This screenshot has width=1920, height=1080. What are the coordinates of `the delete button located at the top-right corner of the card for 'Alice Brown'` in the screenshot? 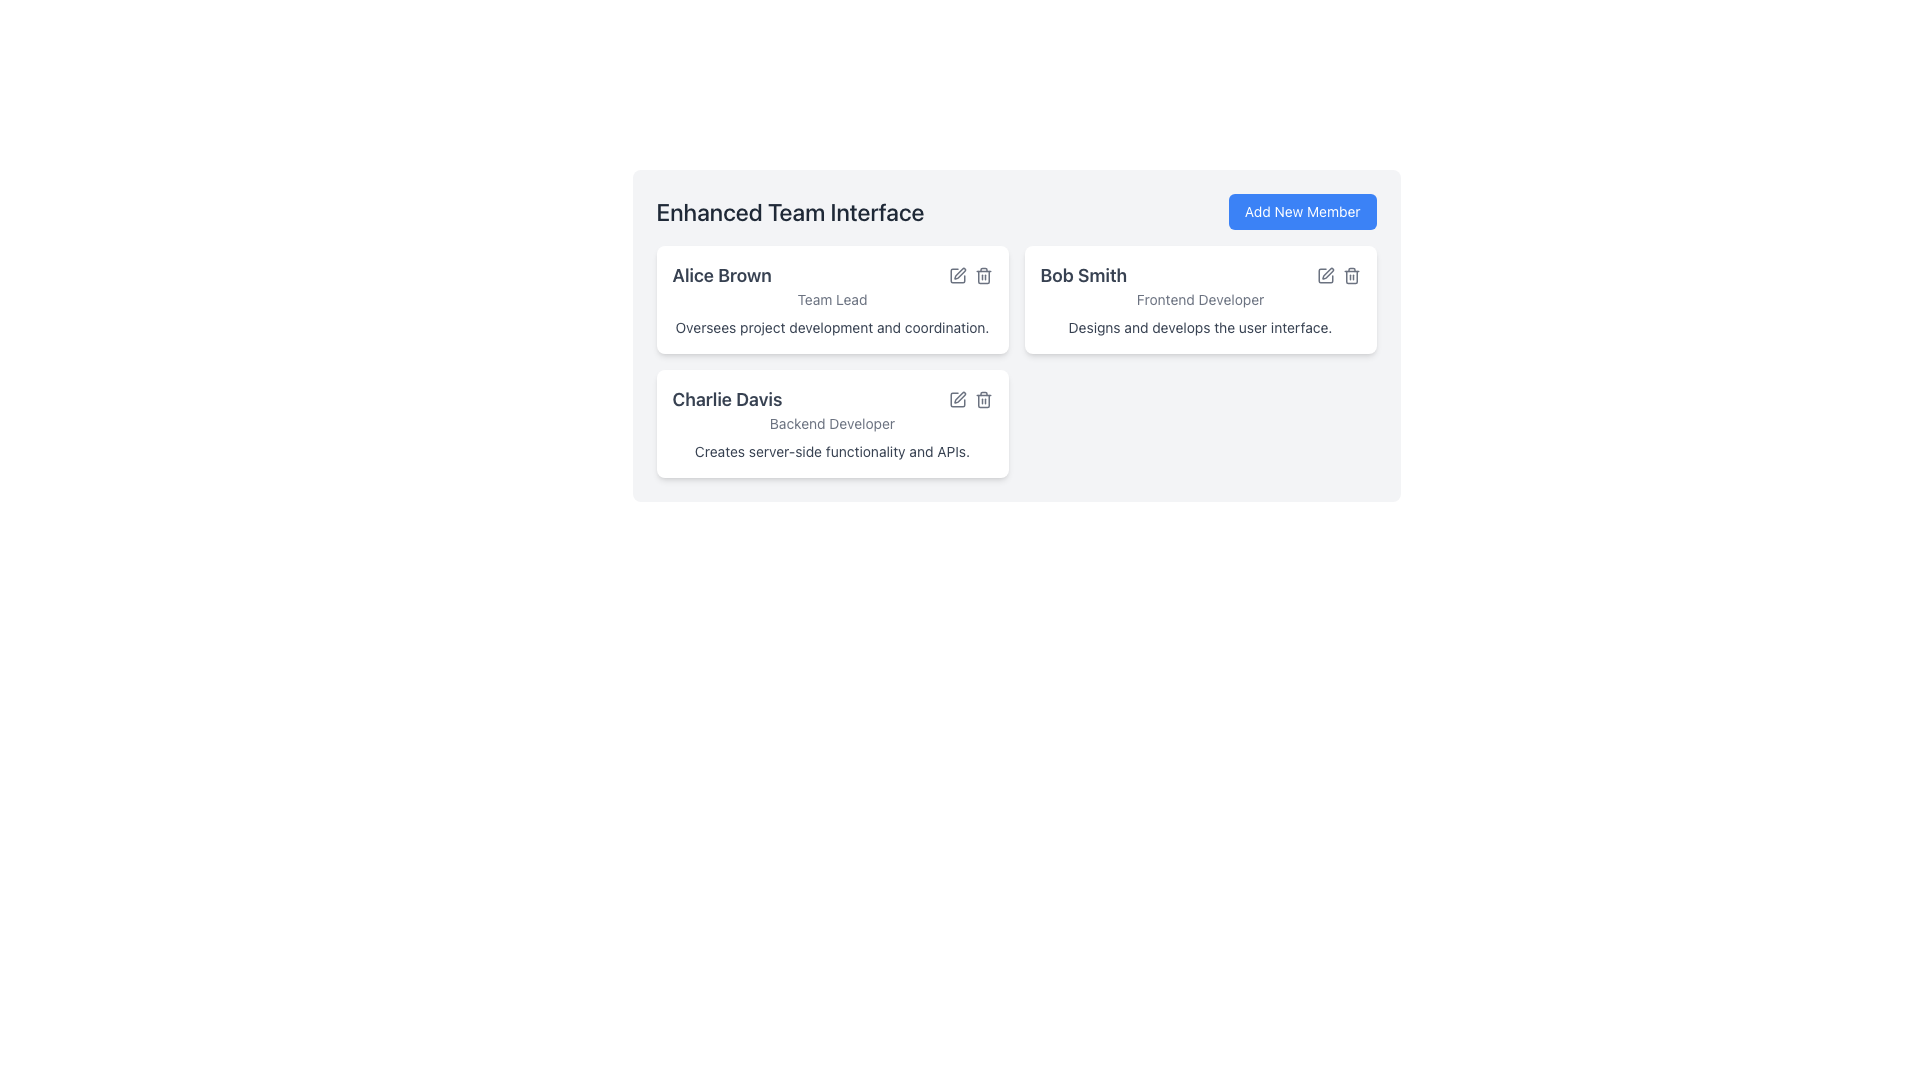 It's located at (983, 276).